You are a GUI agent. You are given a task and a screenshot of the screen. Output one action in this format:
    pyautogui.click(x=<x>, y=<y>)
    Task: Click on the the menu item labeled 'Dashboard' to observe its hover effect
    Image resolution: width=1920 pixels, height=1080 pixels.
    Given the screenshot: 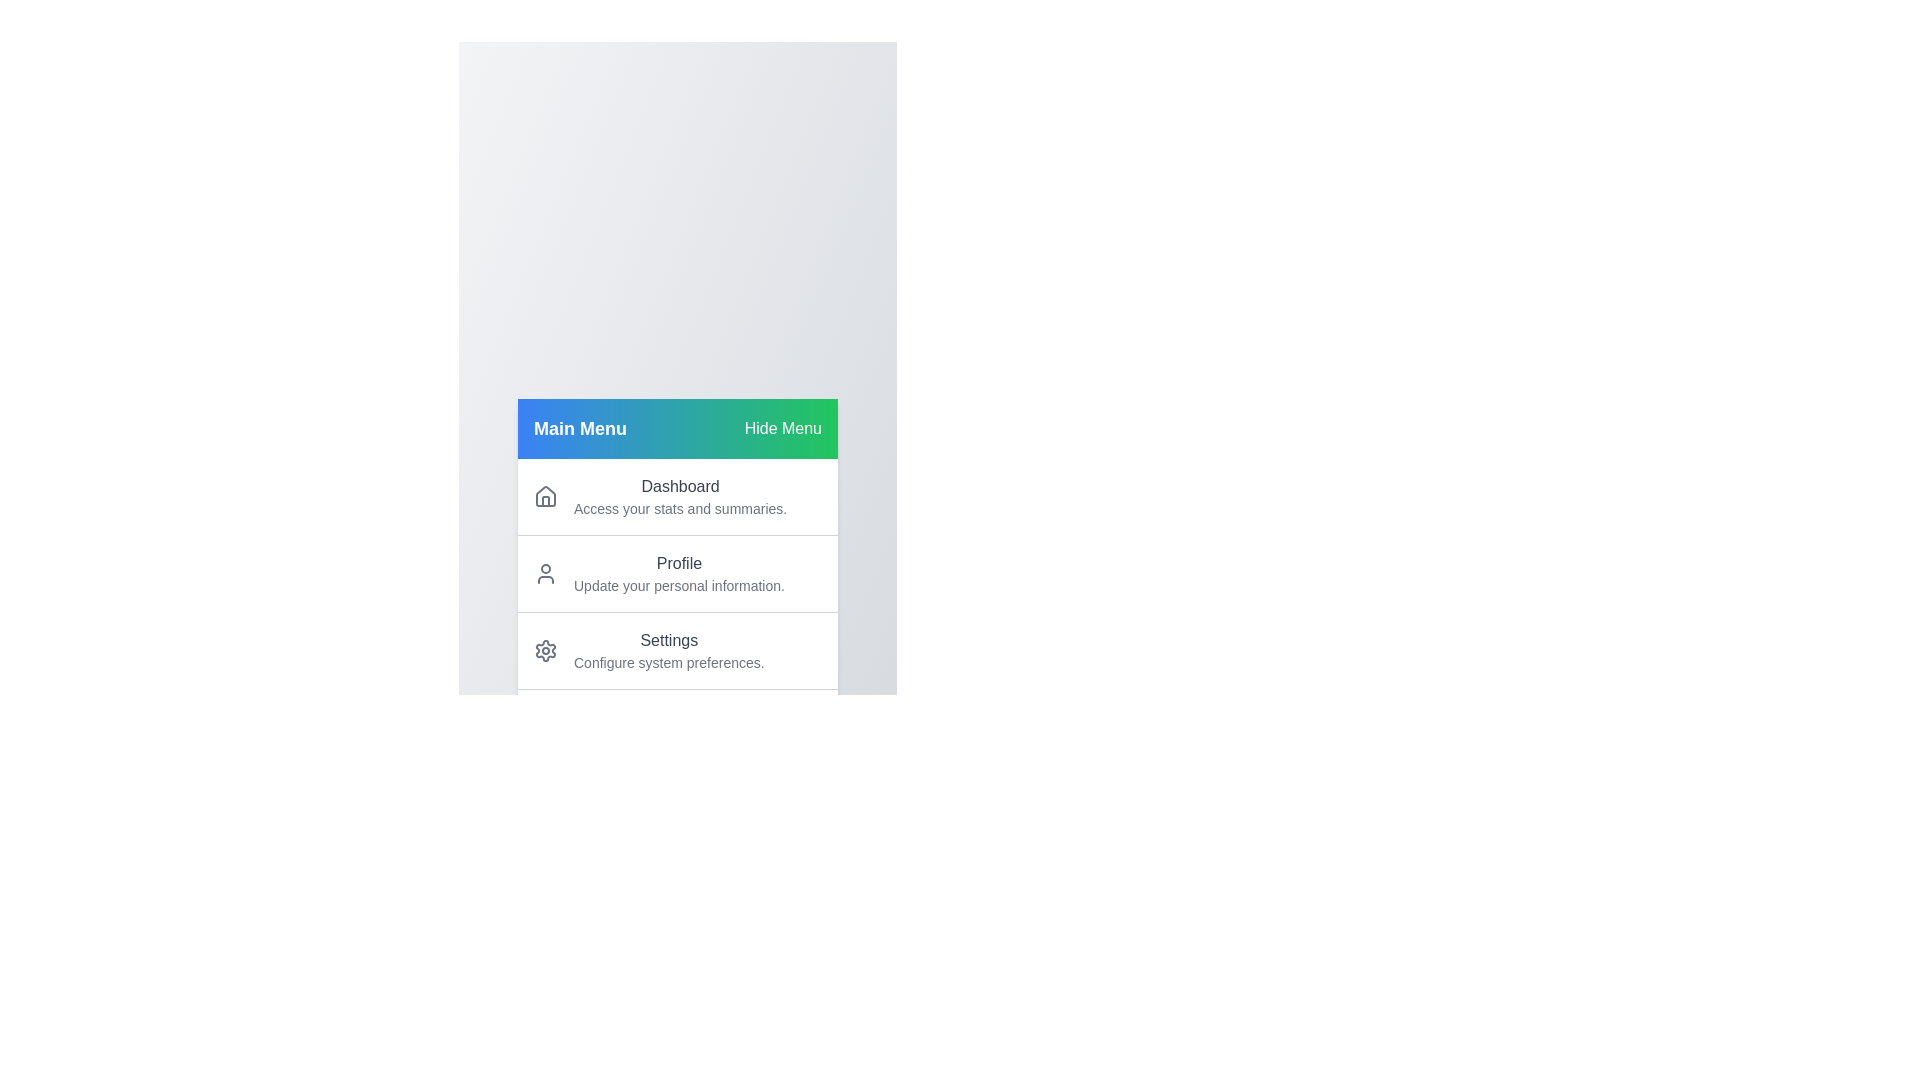 What is the action you would take?
    pyautogui.click(x=677, y=495)
    